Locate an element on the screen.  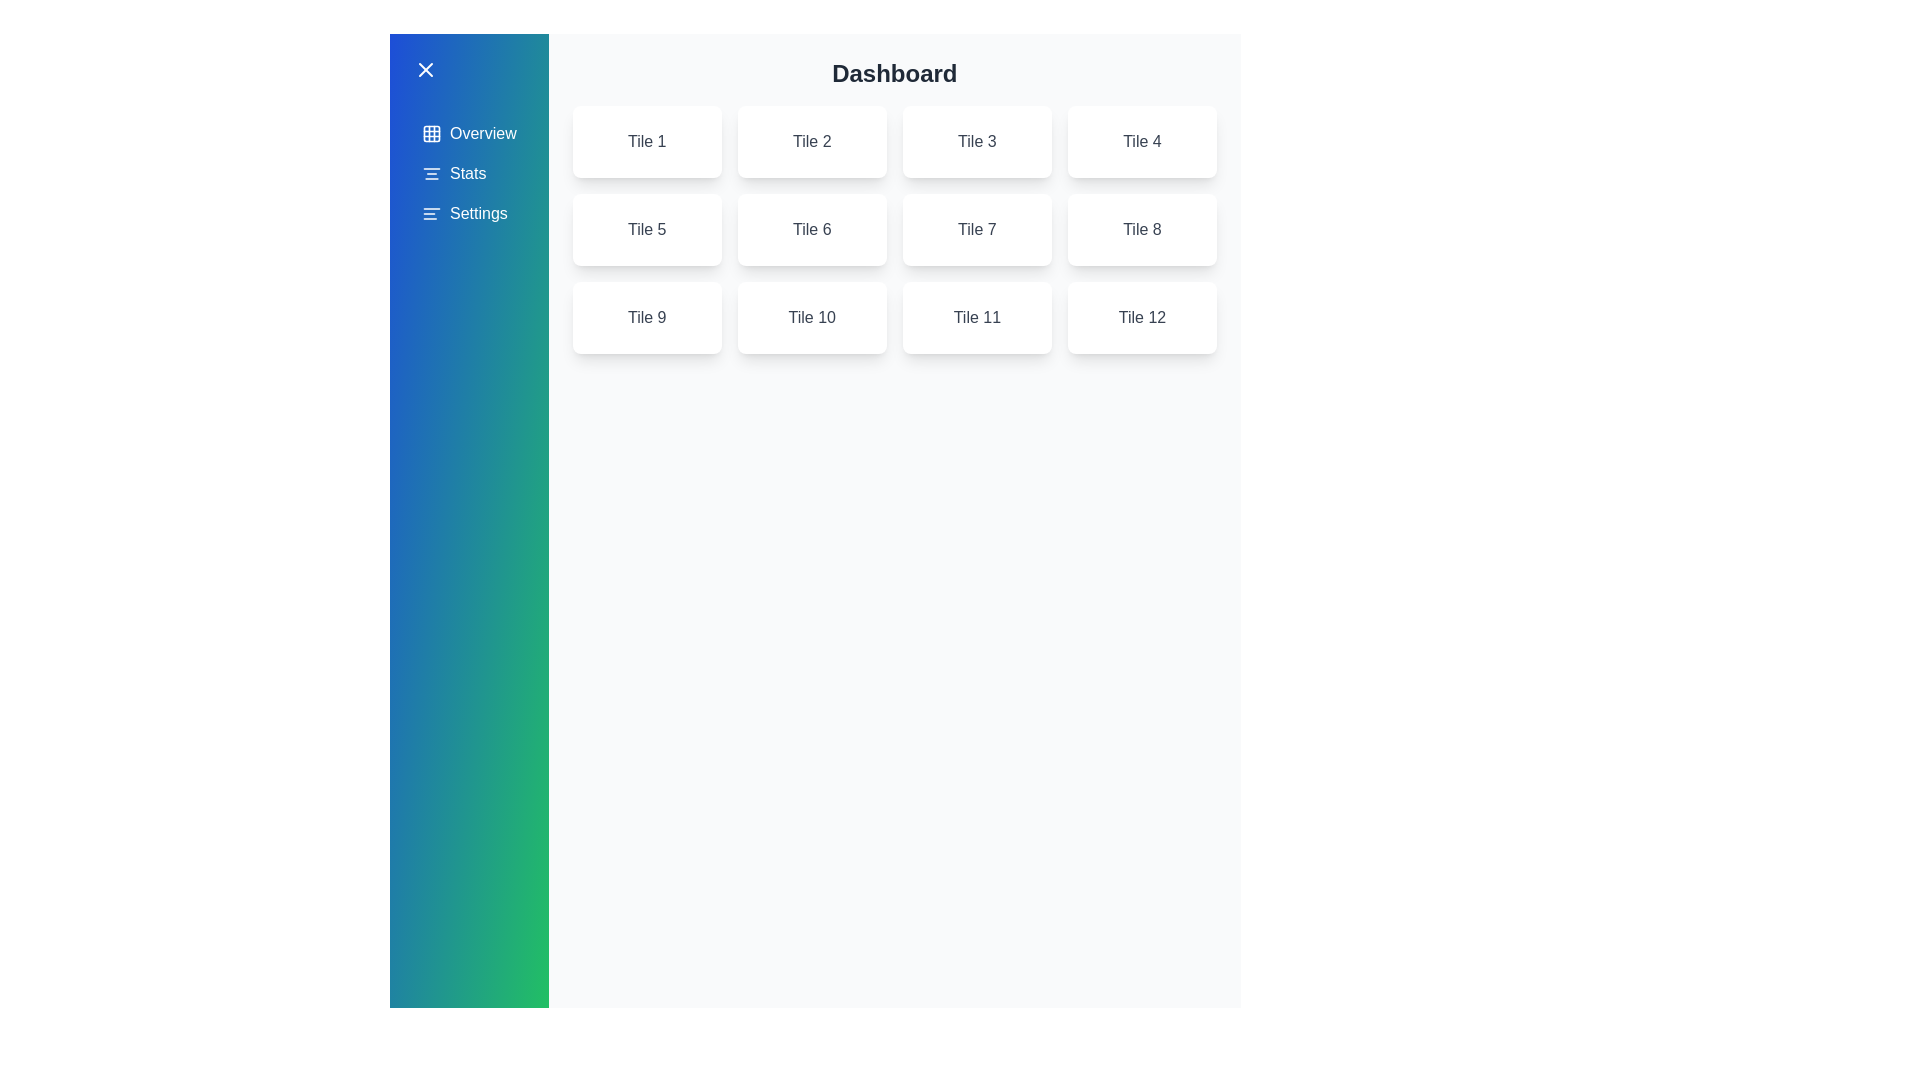
the menu item Stats in the sidebar is located at coordinates (468, 172).